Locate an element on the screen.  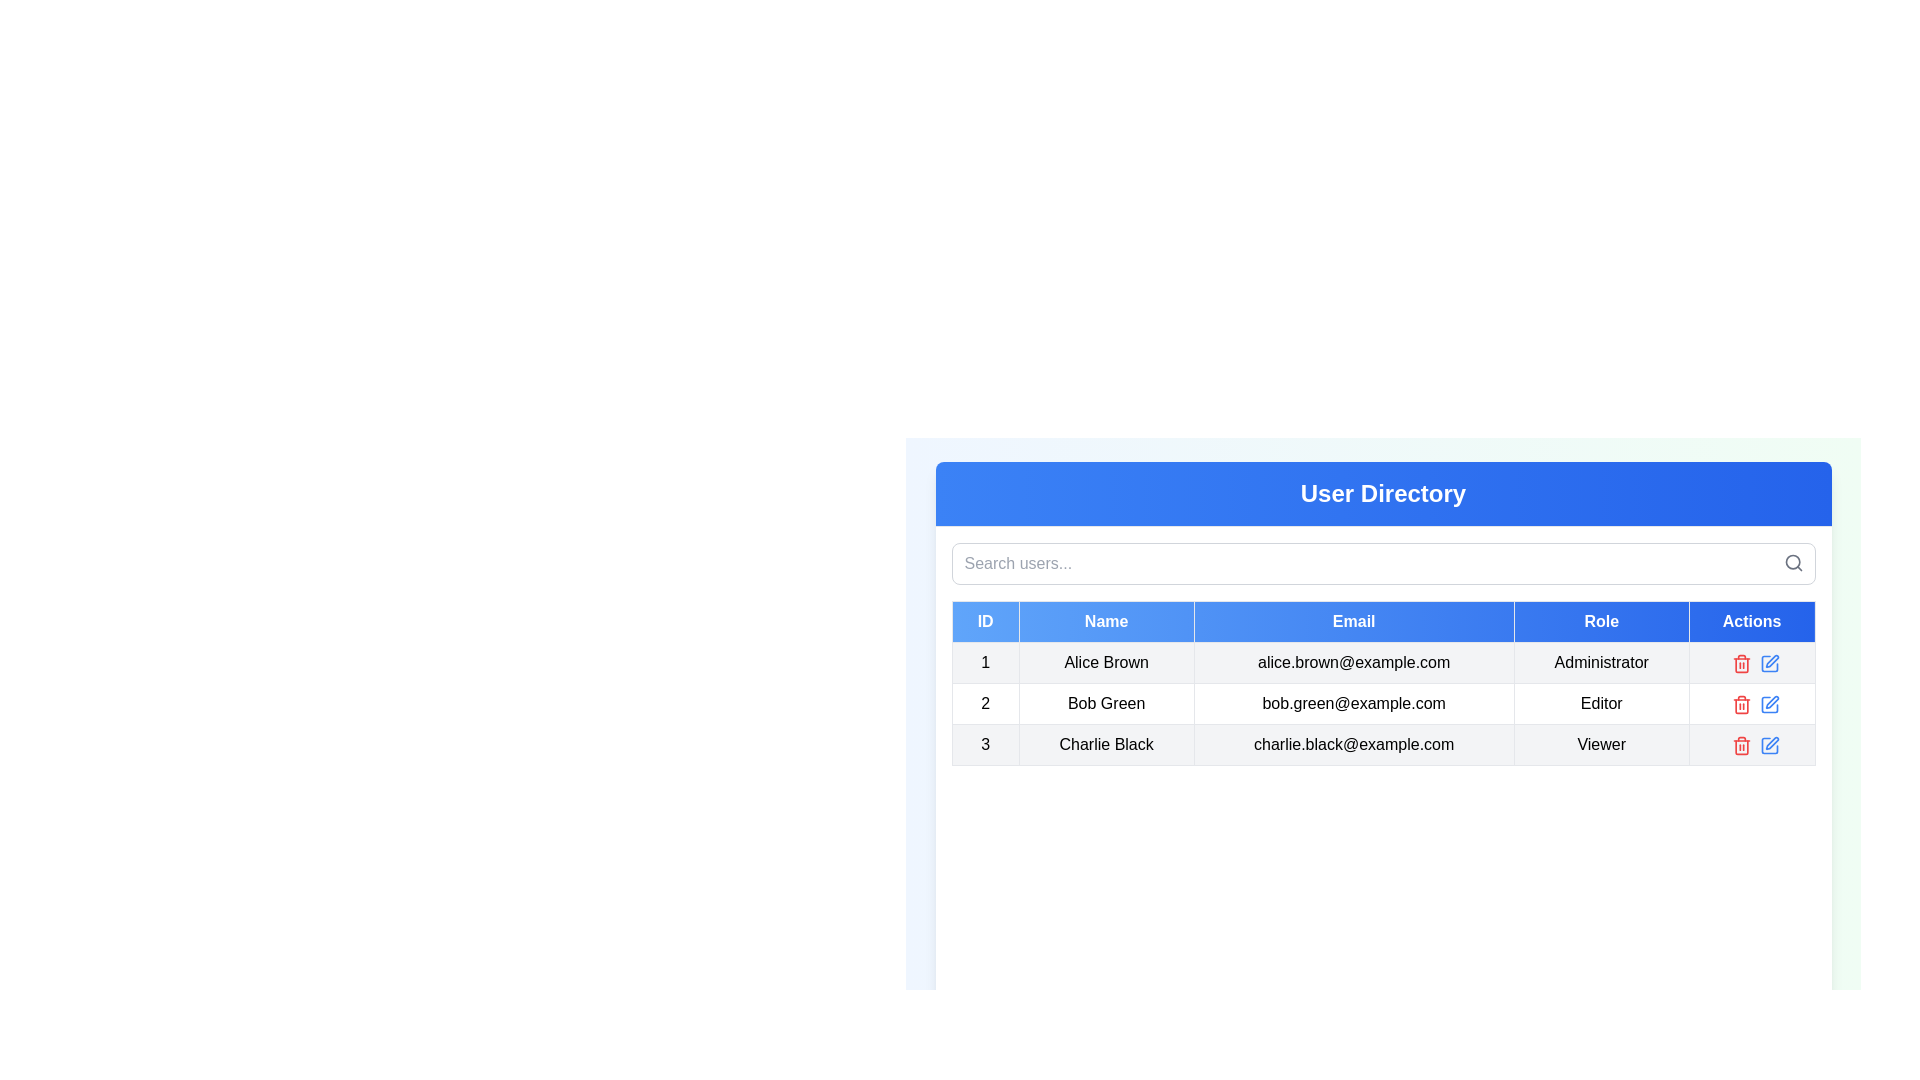
the decorative graphic component of the search icon located in the top-right corner of the user directory interface header is located at coordinates (1792, 562).